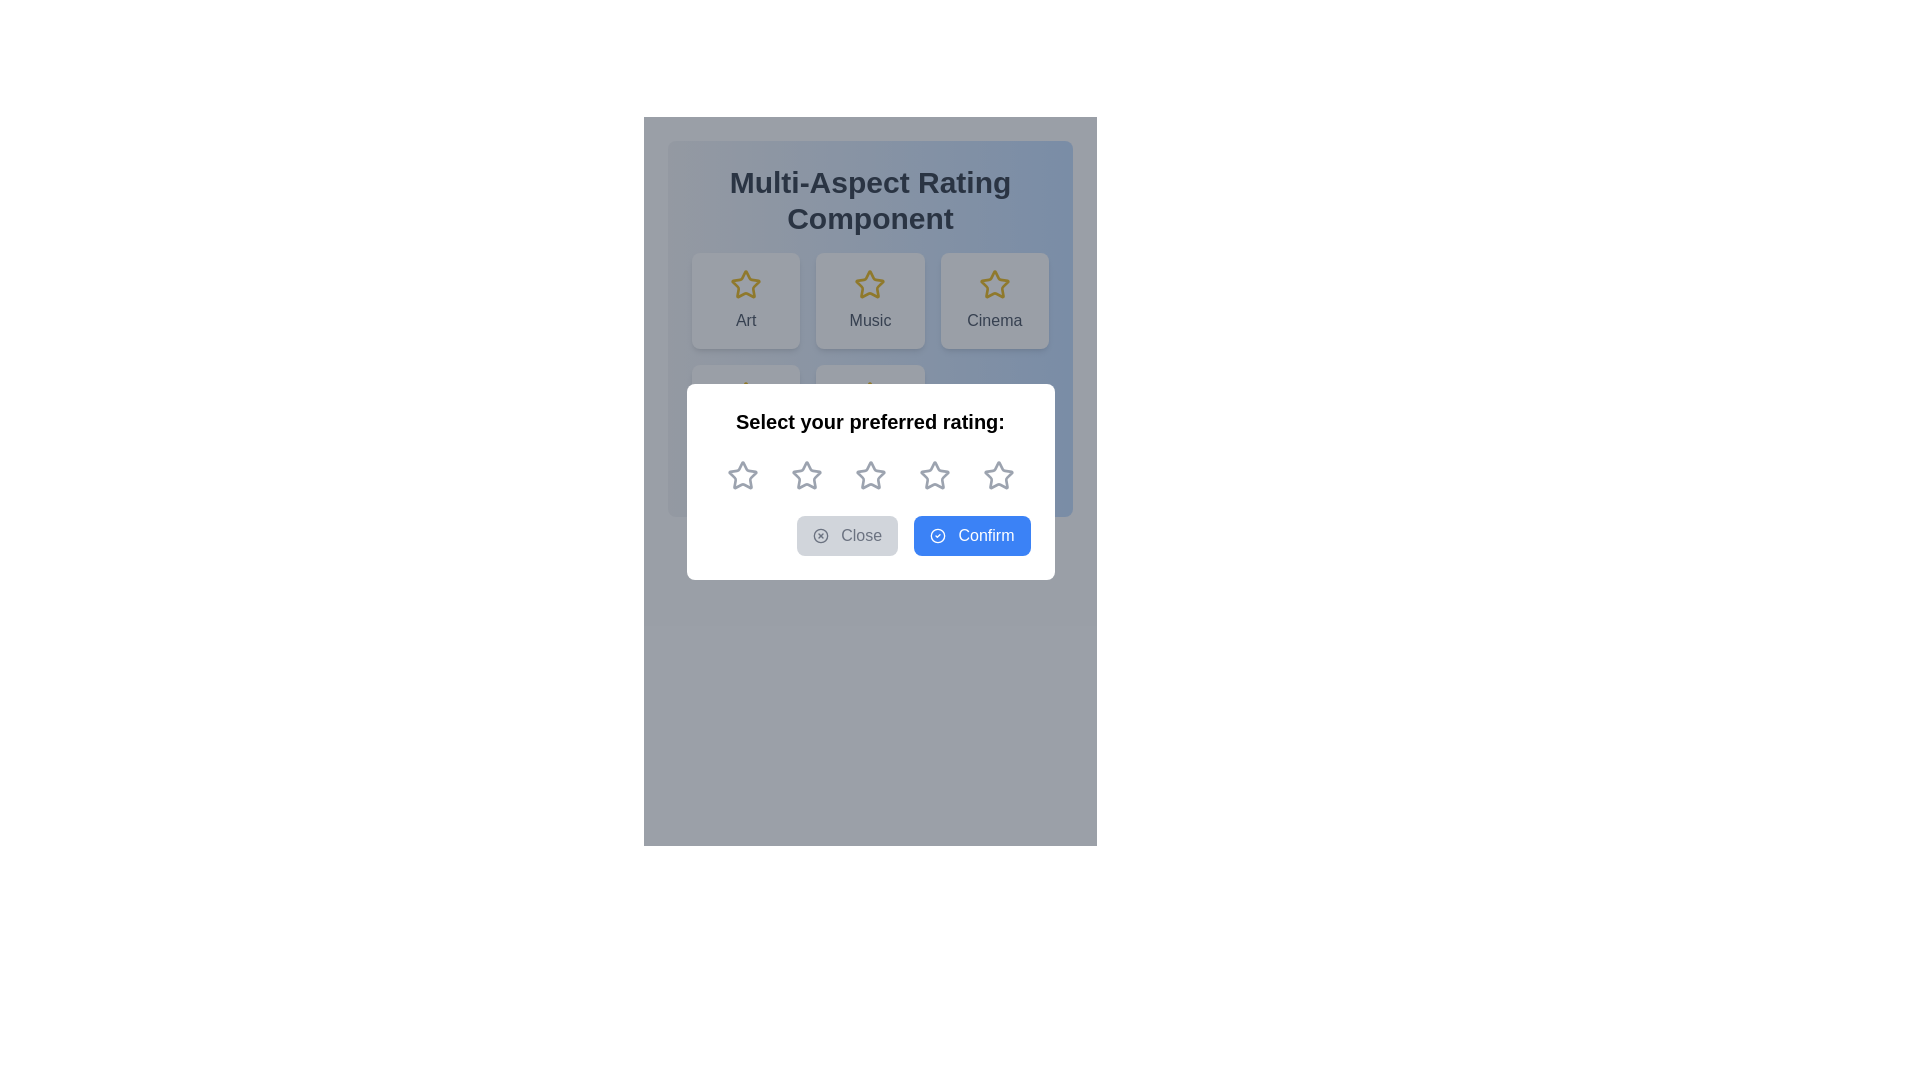  I want to click on the fourth star-shaped rating icon, which is light gray with a hollow center, so click(933, 475).